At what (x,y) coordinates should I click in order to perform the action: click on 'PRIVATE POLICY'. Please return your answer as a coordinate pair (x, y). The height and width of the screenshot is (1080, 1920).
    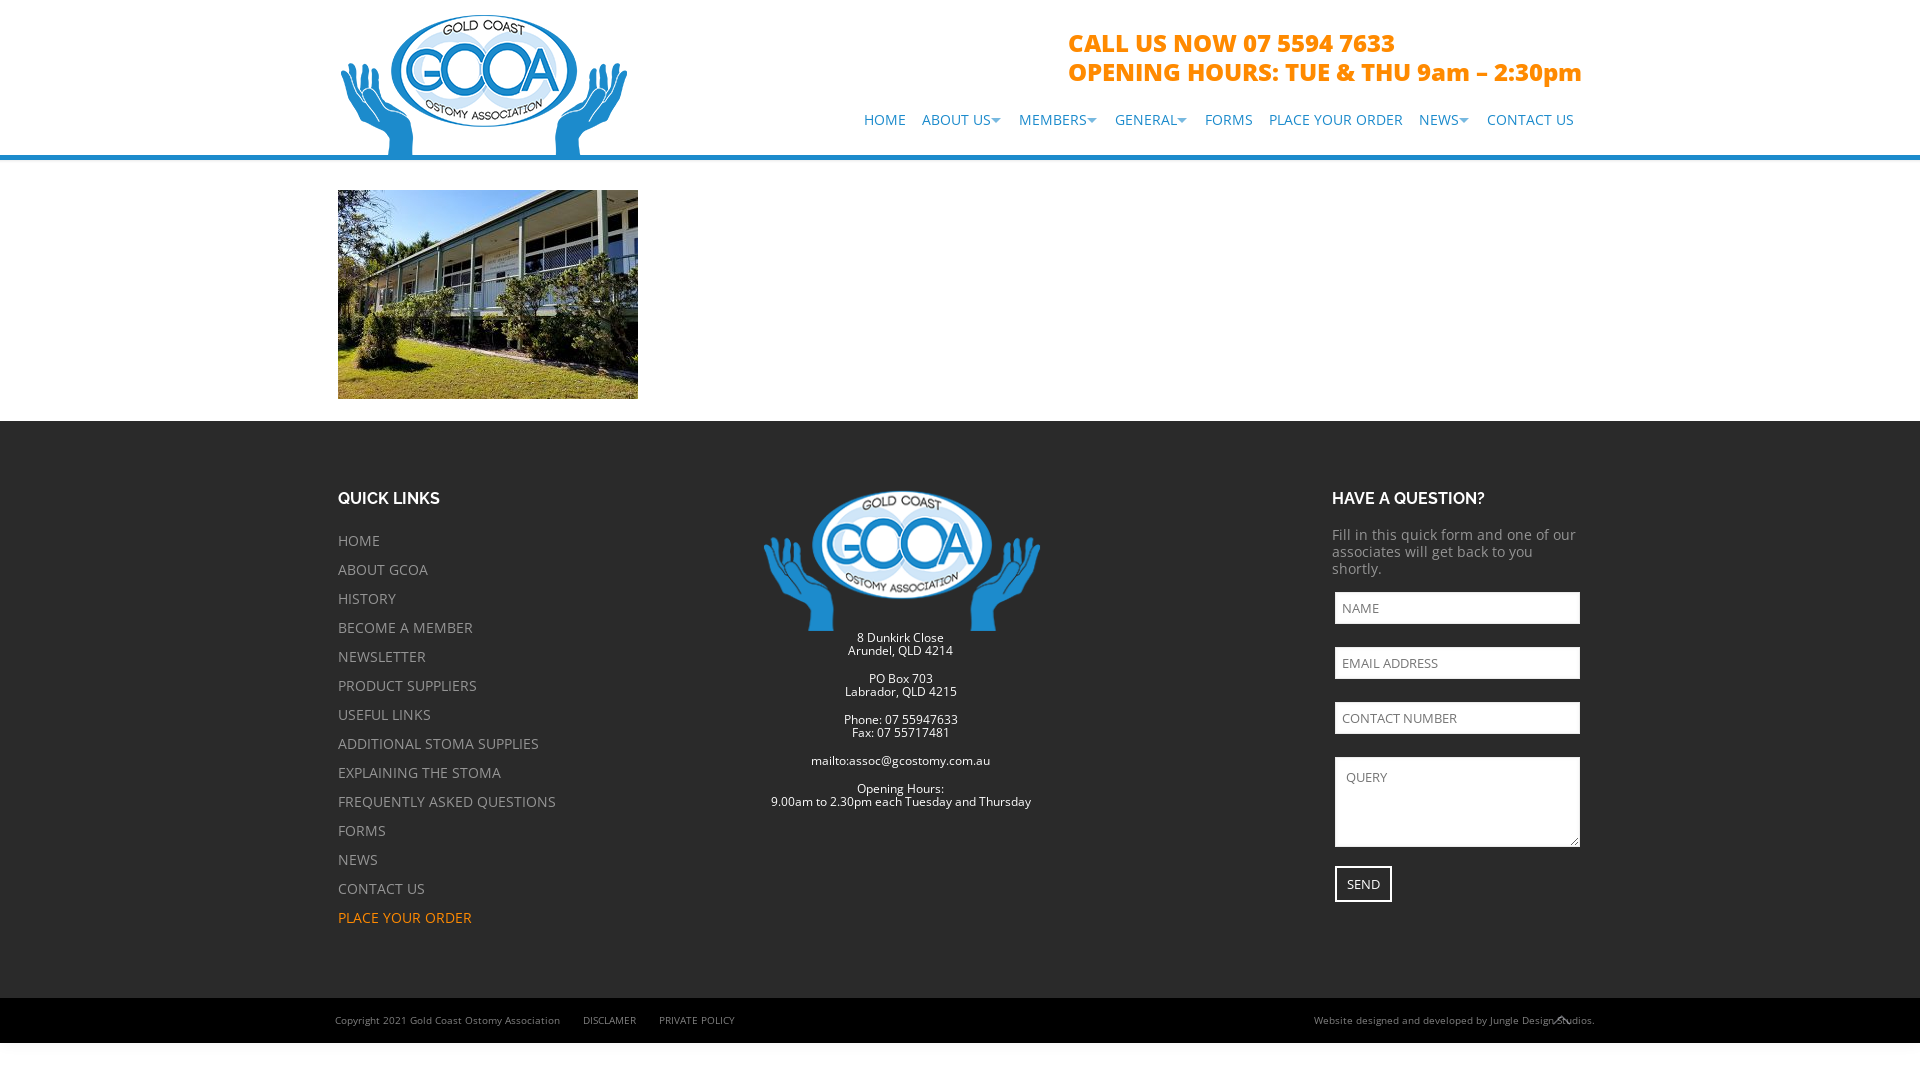
    Looking at the image, I should click on (696, 1019).